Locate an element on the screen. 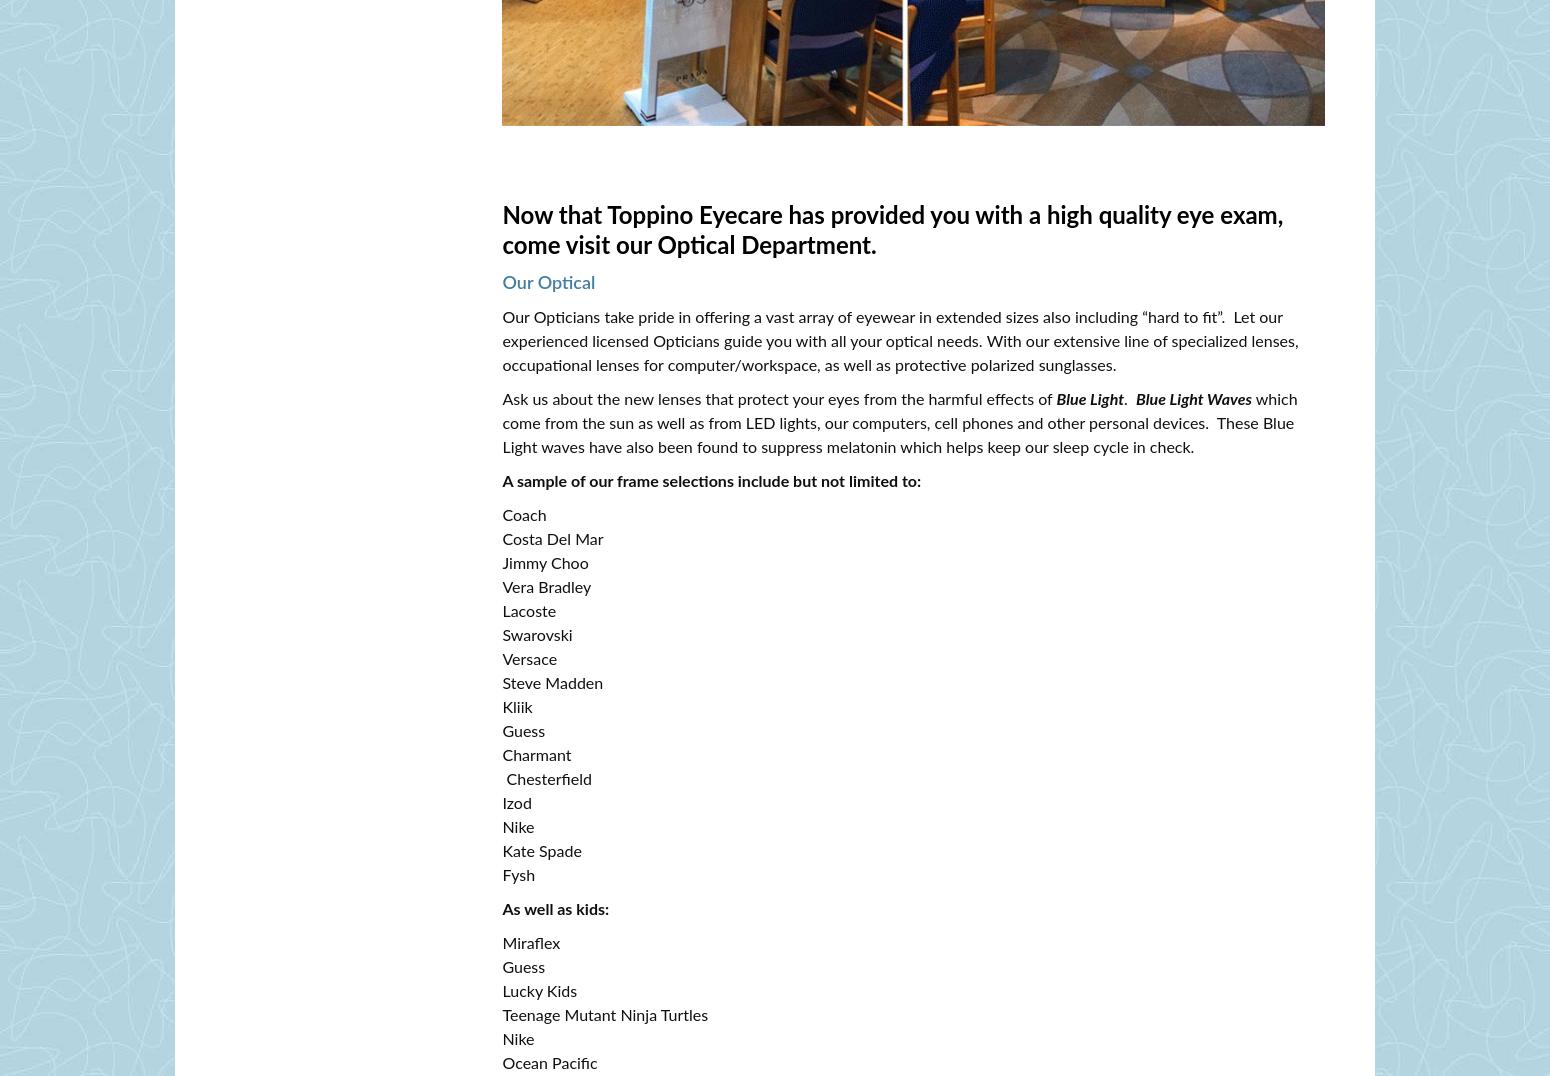 Image resolution: width=1550 pixels, height=1076 pixels. 'Vera Bradley' is located at coordinates (546, 588).